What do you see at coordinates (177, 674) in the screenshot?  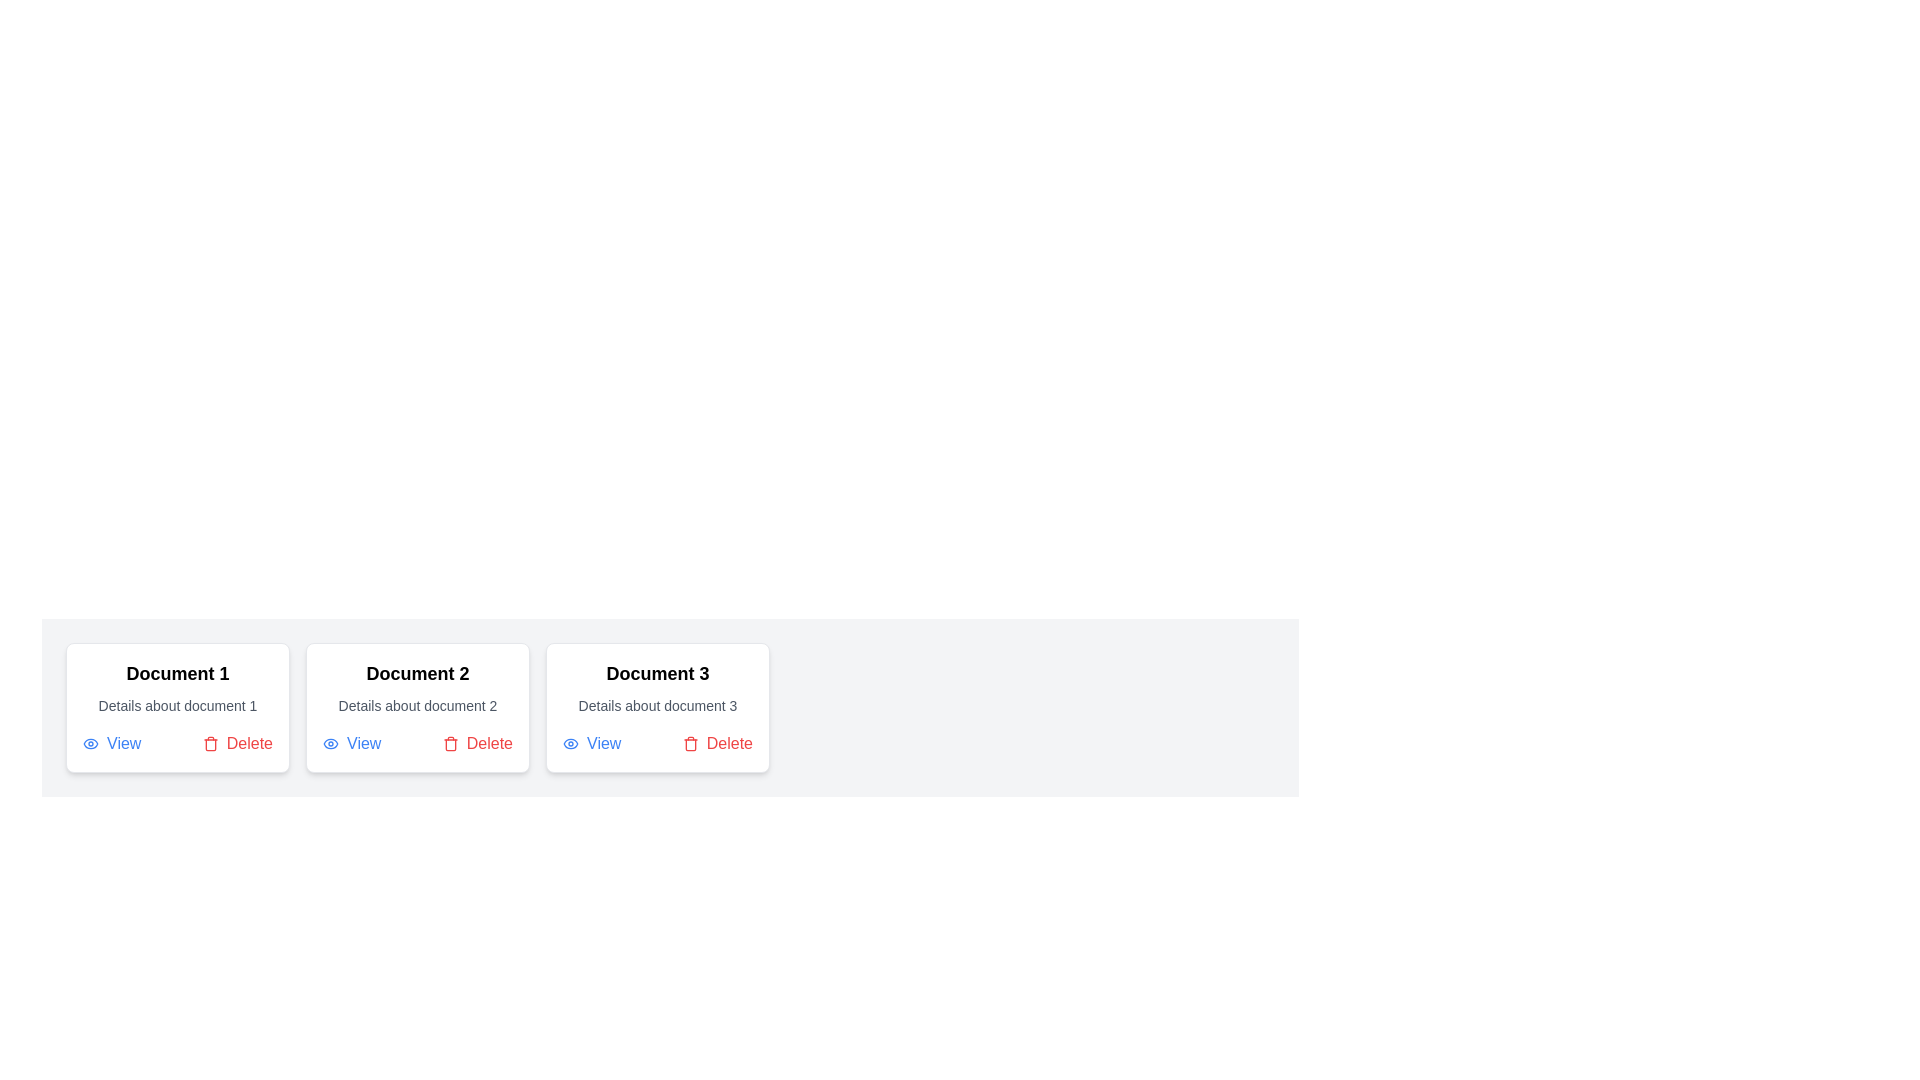 I see `the 'Document 1' text label, which is the main heading of the first card, displayed in bold, large font at the top of a white card with rounded corners` at bounding box center [177, 674].